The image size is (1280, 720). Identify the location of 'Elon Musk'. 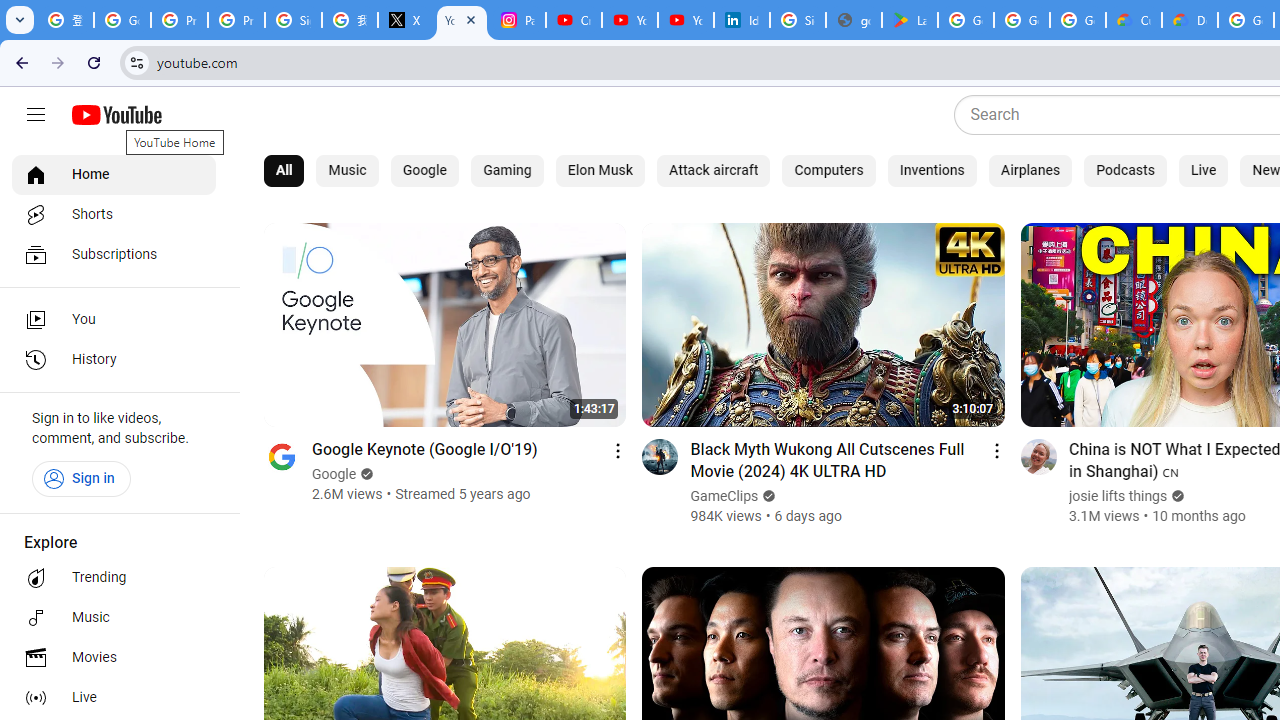
(599, 170).